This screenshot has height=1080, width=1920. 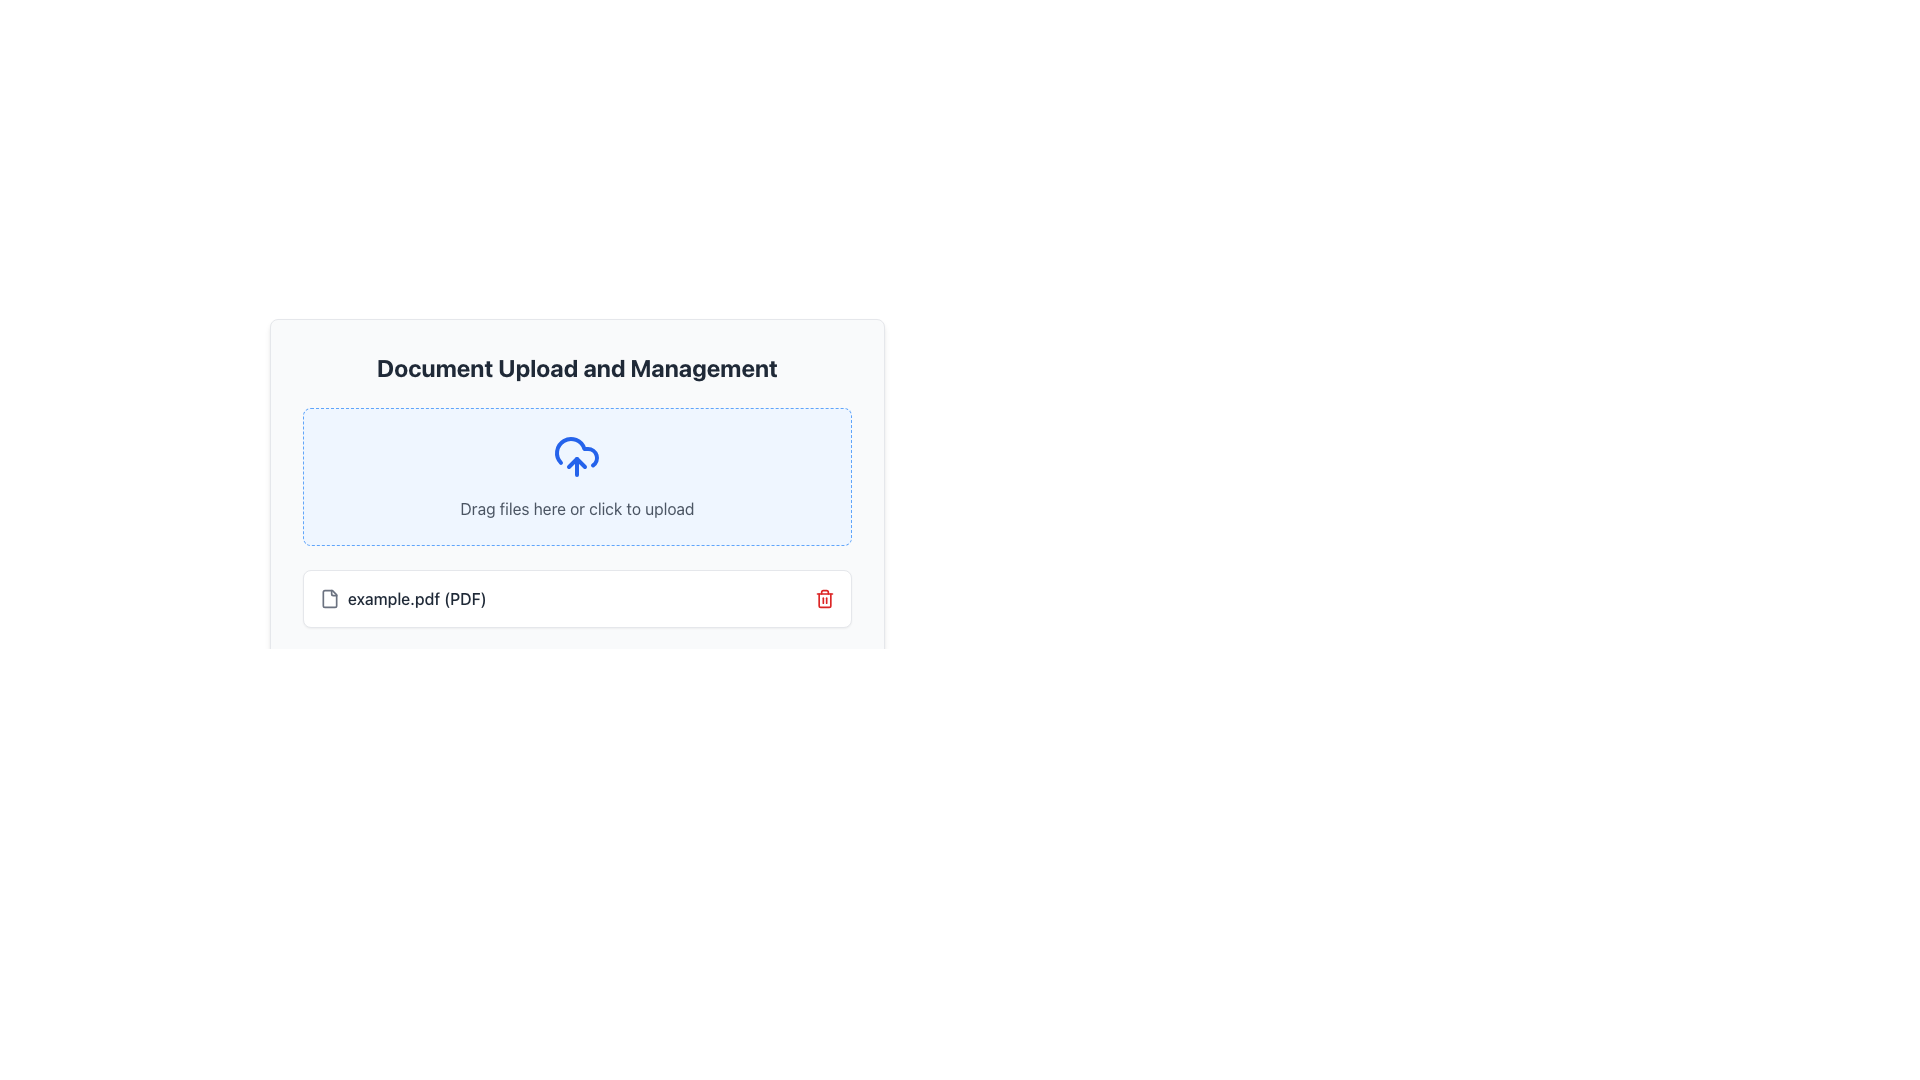 What do you see at coordinates (576, 477) in the screenshot?
I see `the drag-and-drop upload area` at bounding box center [576, 477].